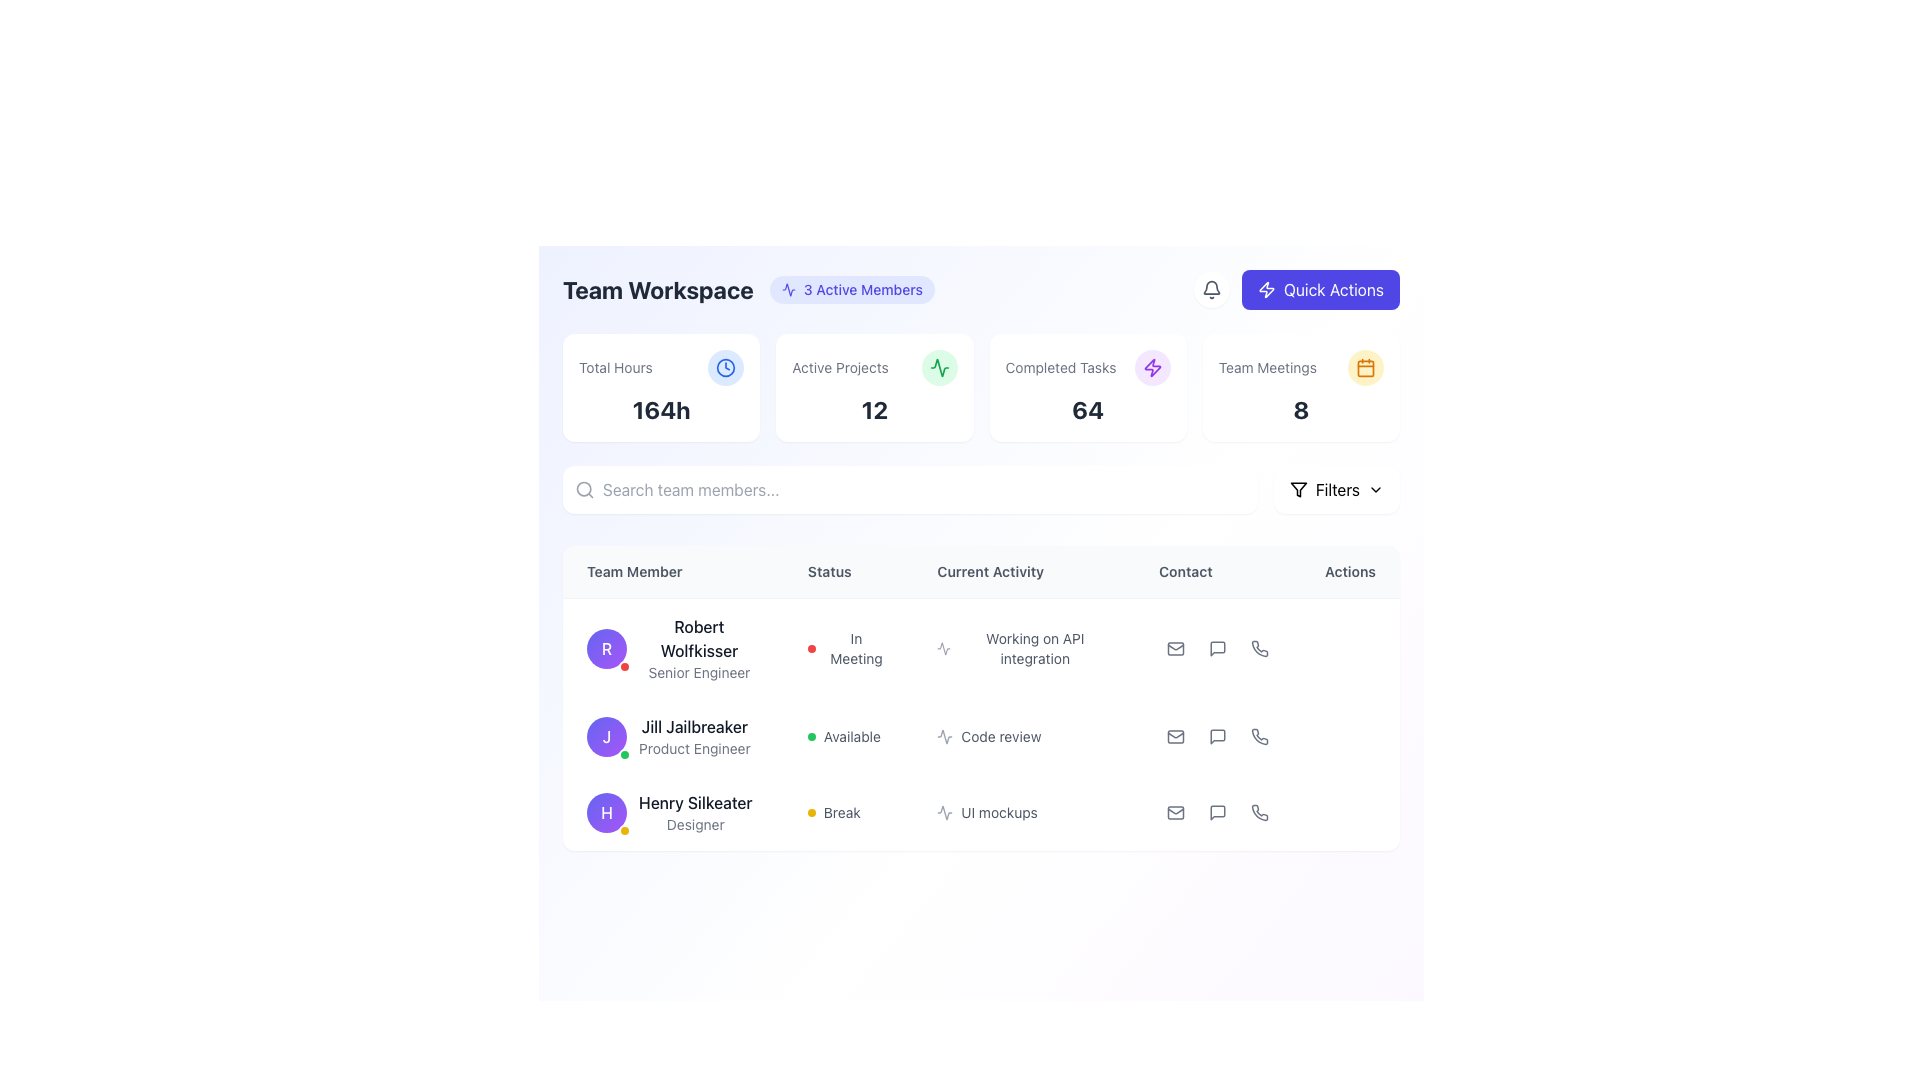 Image resolution: width=1920 pixels, height=1080 pixels. I want to click on the search icon representation located to the left of the 'Search team members...' input field, so click(584, 489).